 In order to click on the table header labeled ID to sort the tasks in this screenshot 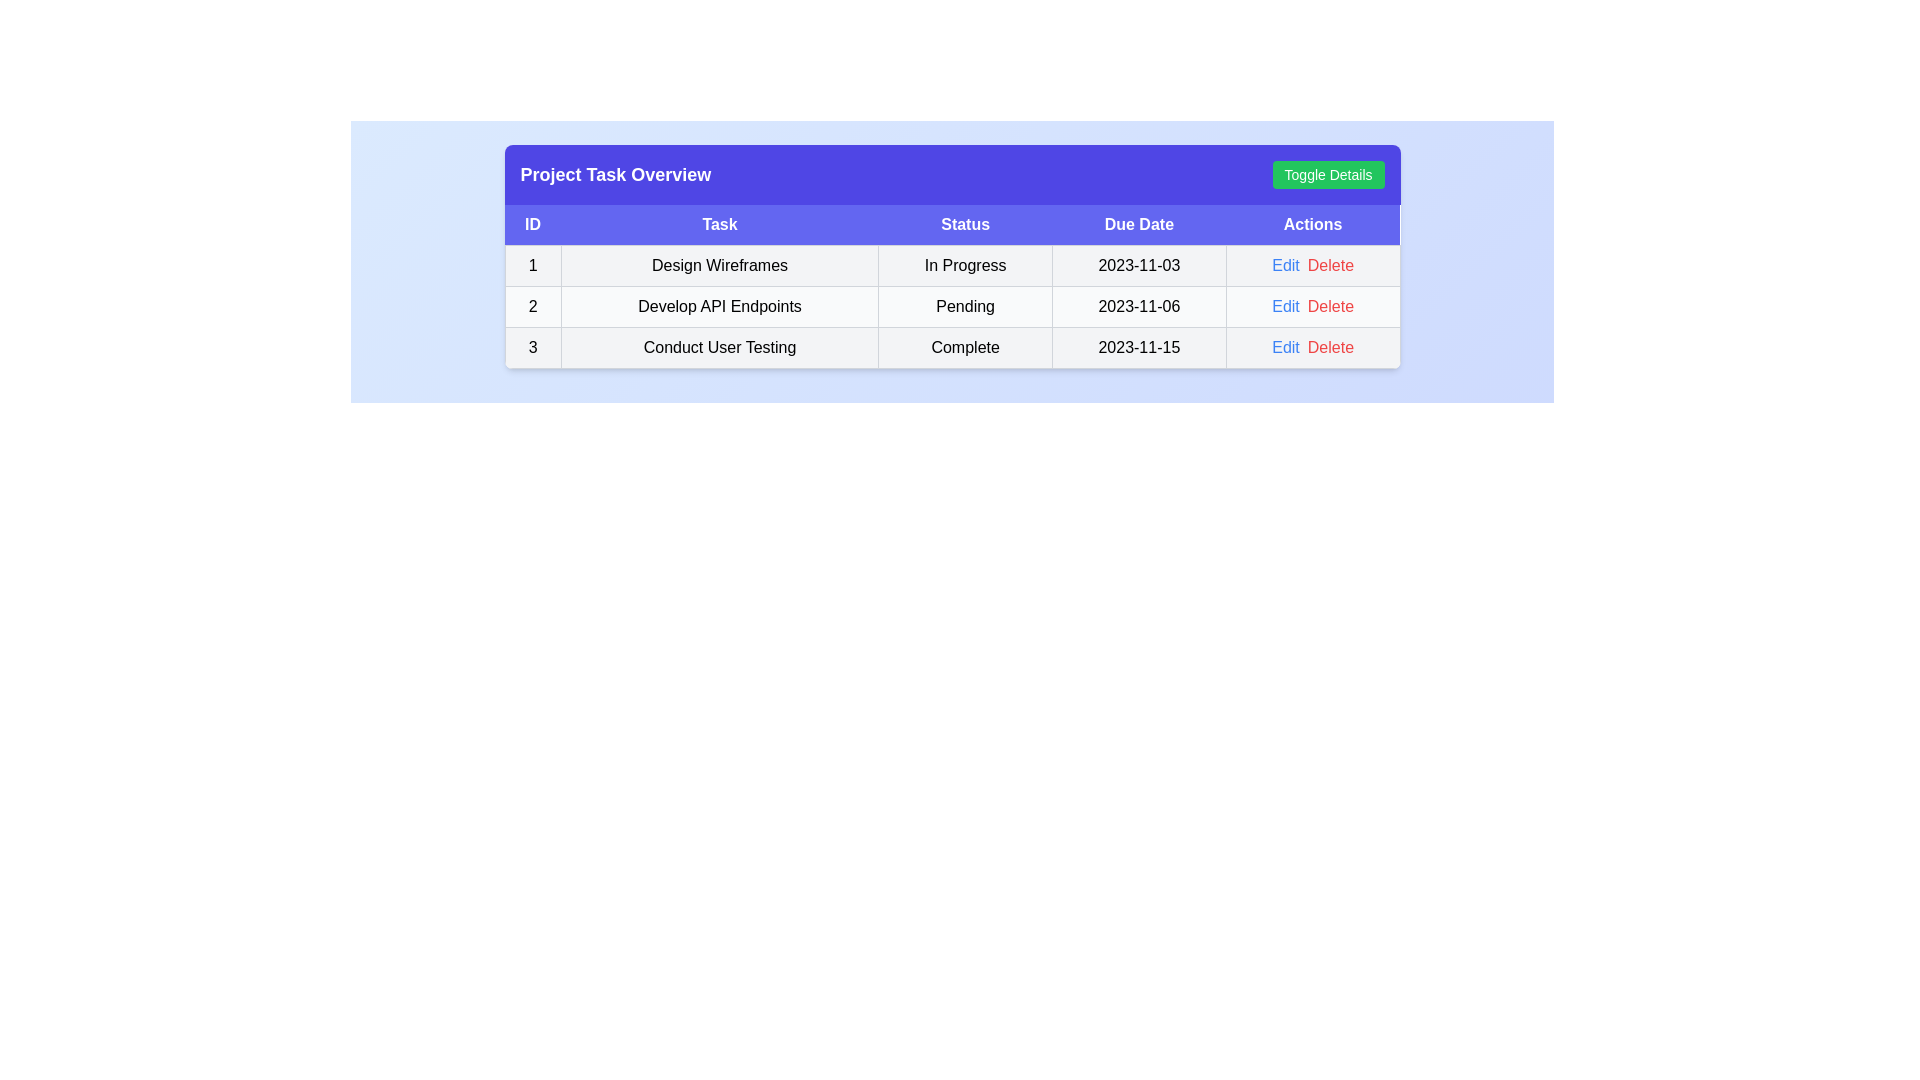, I will do `click(533, 225)`.